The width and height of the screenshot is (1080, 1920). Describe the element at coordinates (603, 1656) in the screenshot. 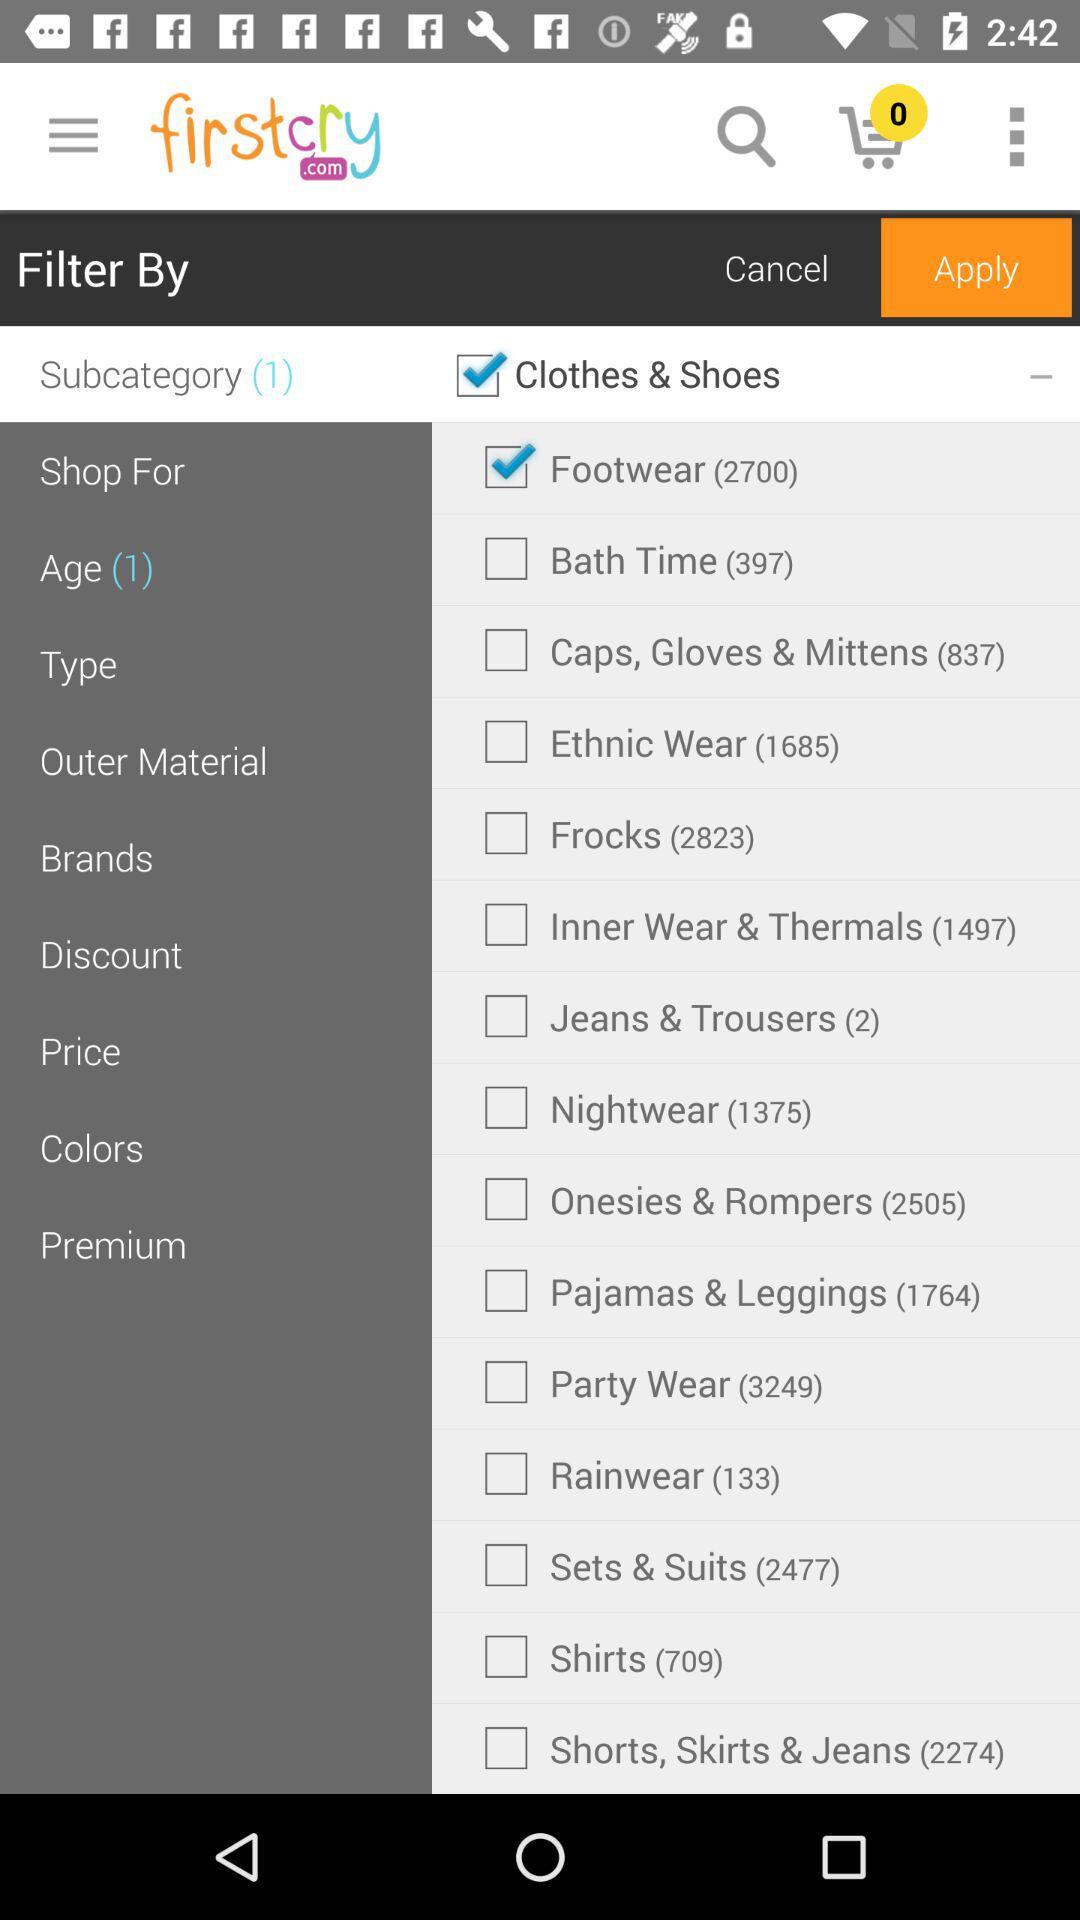

I see `the item above shorts skirts jeans item` at that location.